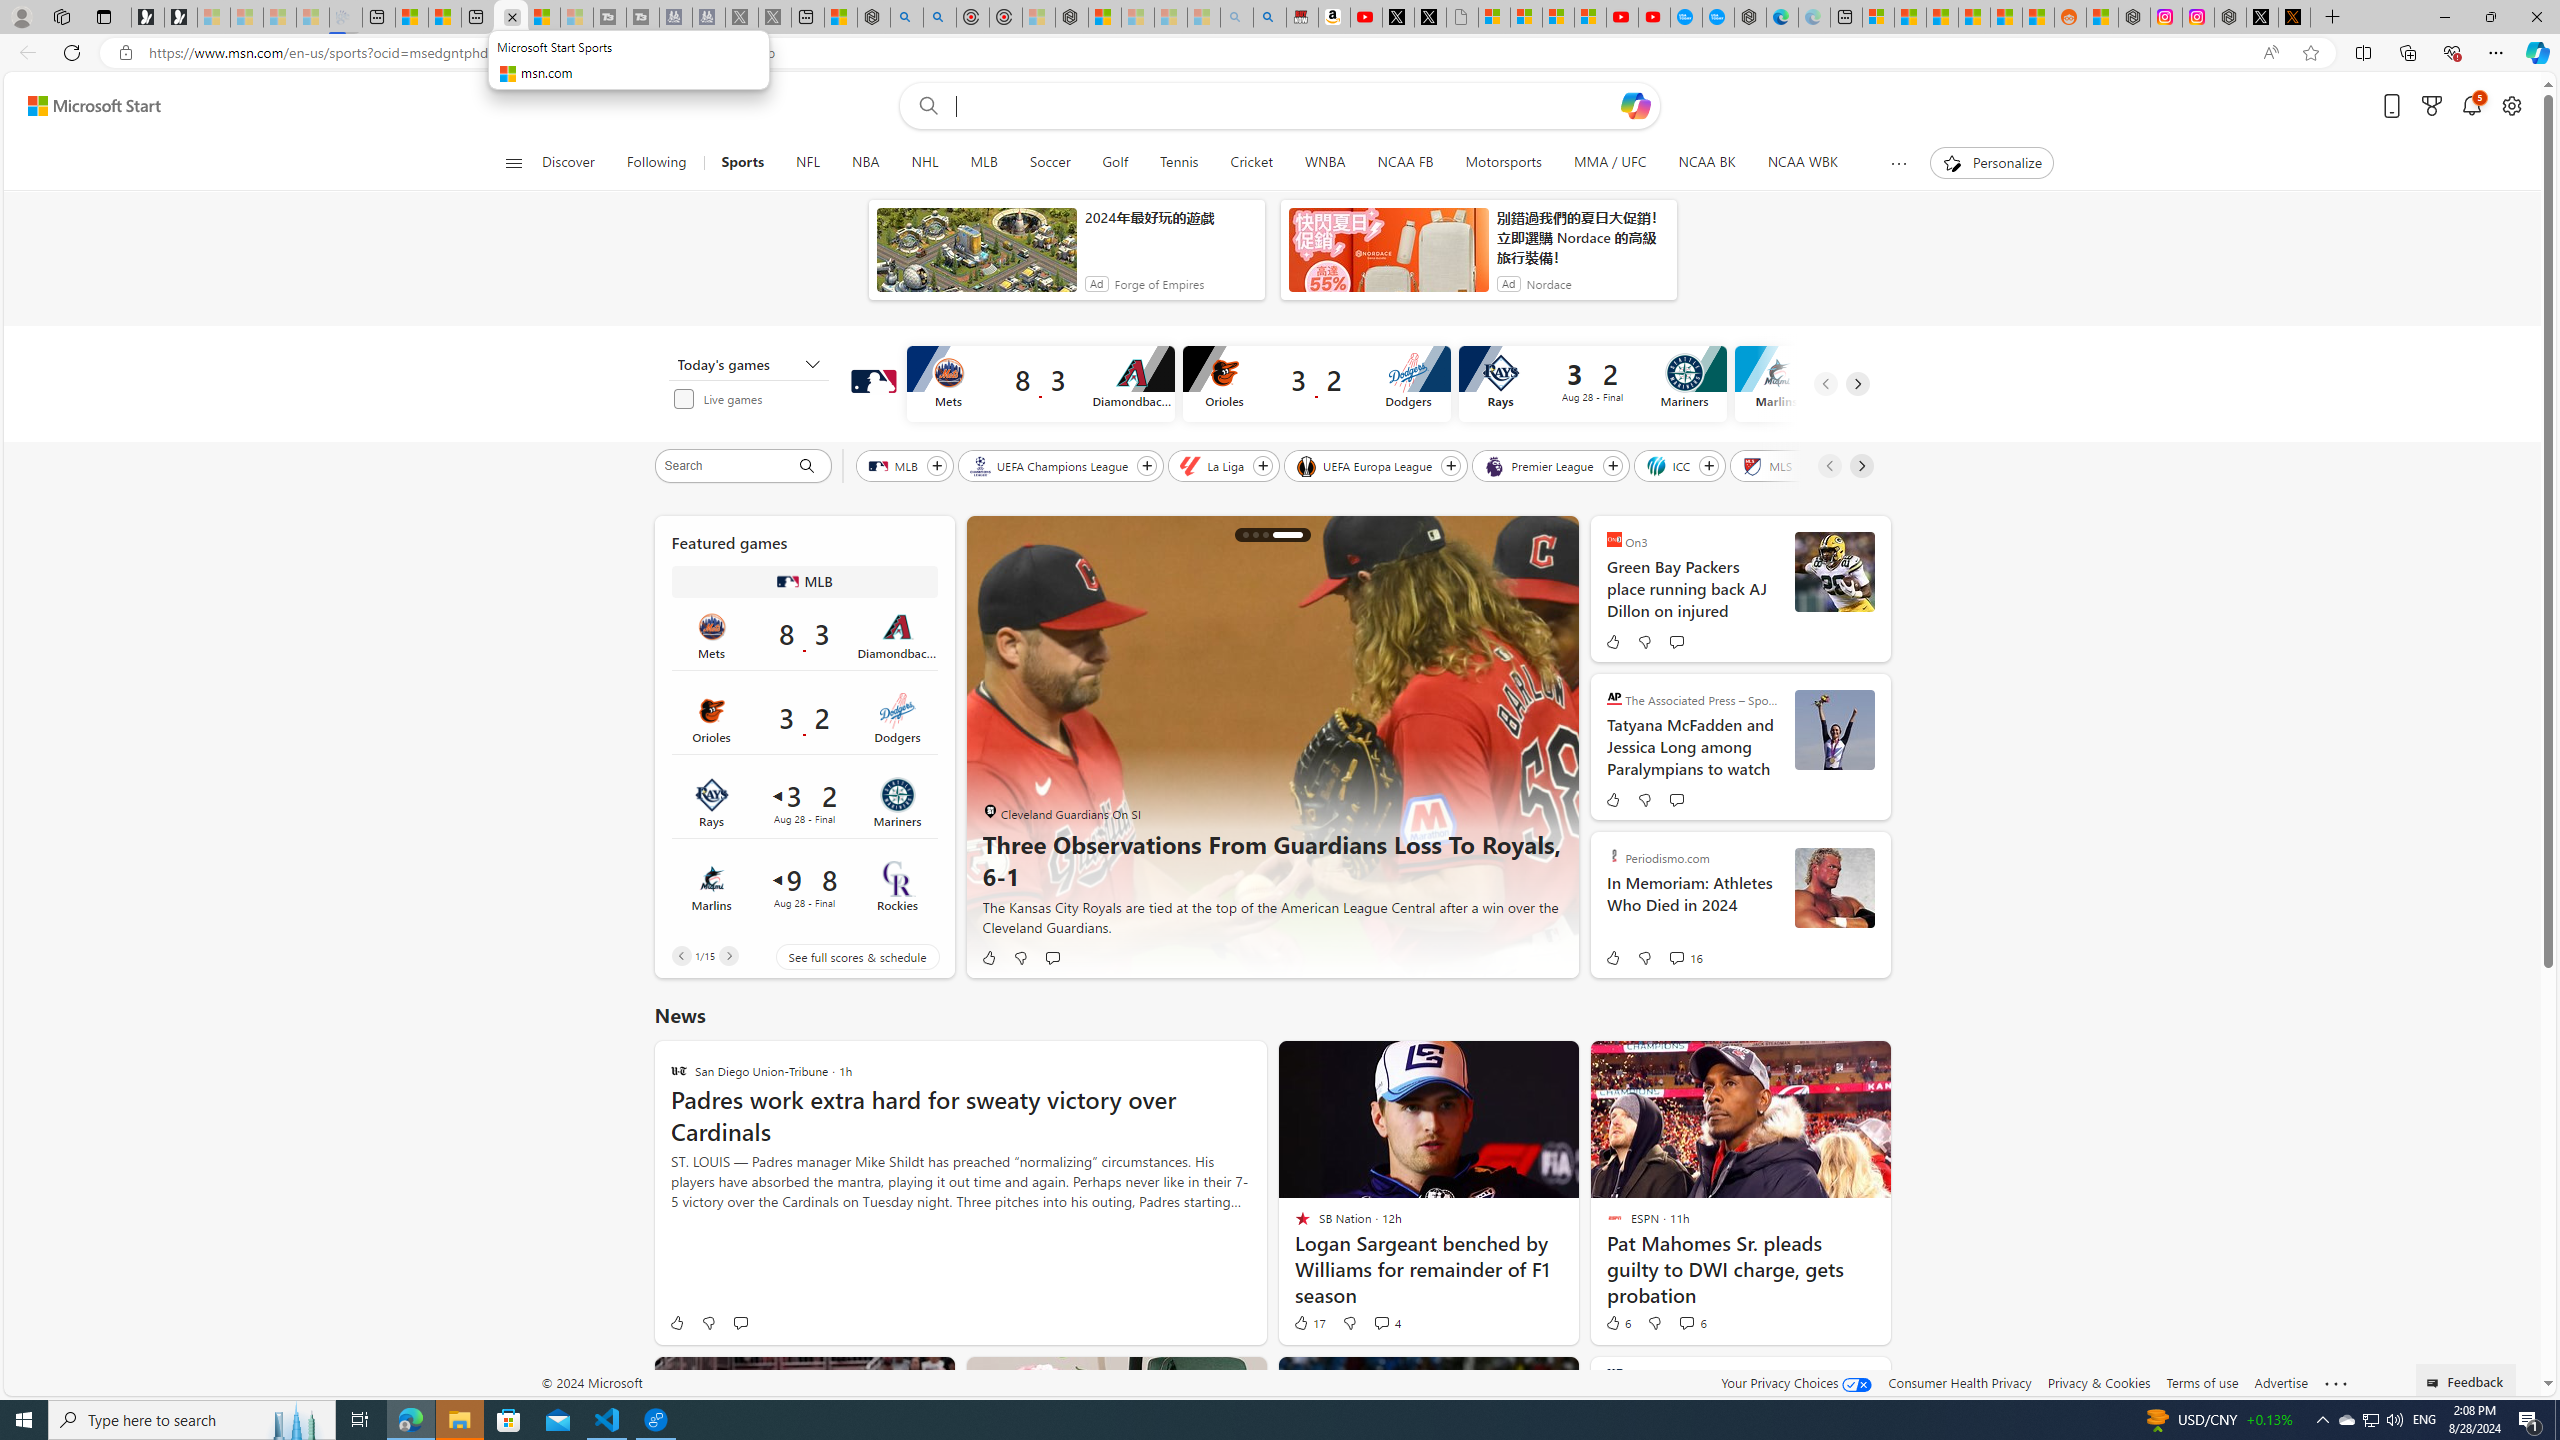  What do you see at coordinates (1271, 746) in the screenshot?
I see `'Three Observations From Guardians Loss To Royals, 6-1</img'` at bounding box center [1271, 746].